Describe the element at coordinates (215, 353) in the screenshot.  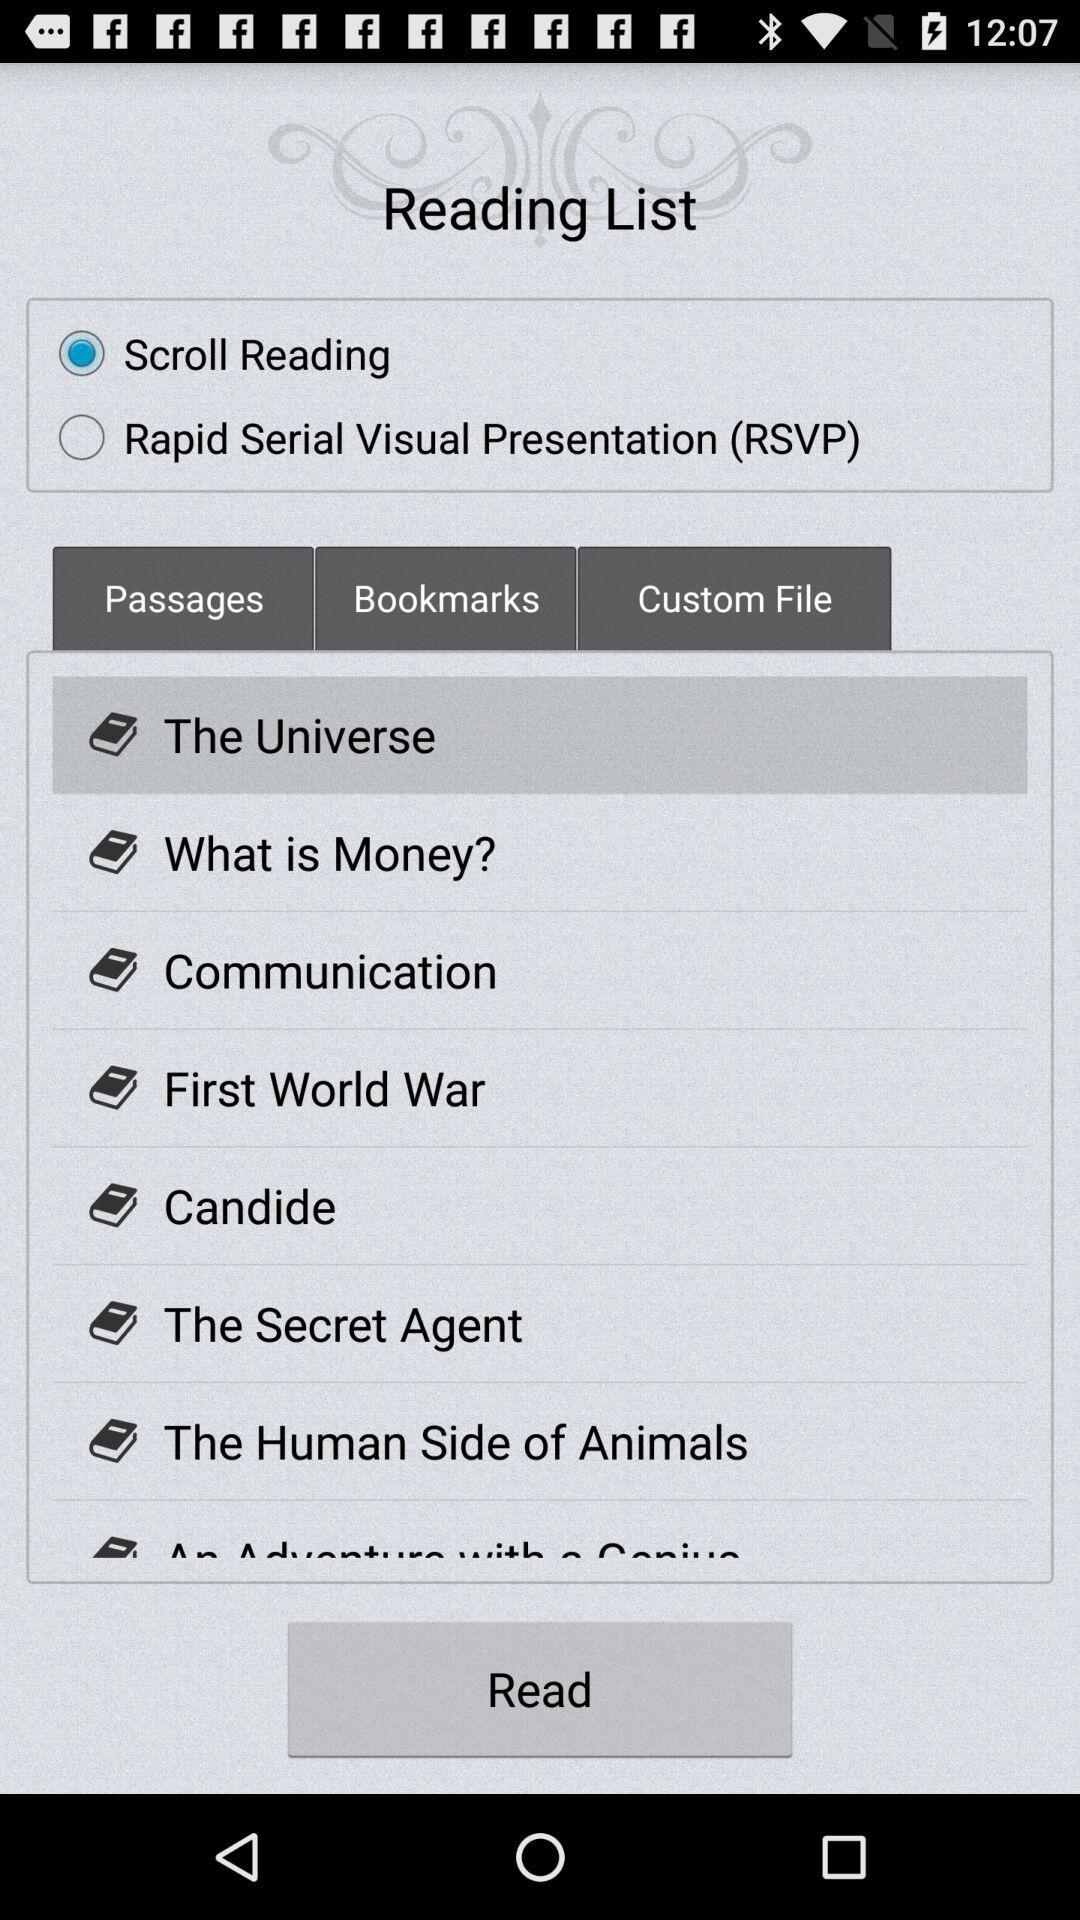
I see `the radio button above the rapid serial visual item` at that location.